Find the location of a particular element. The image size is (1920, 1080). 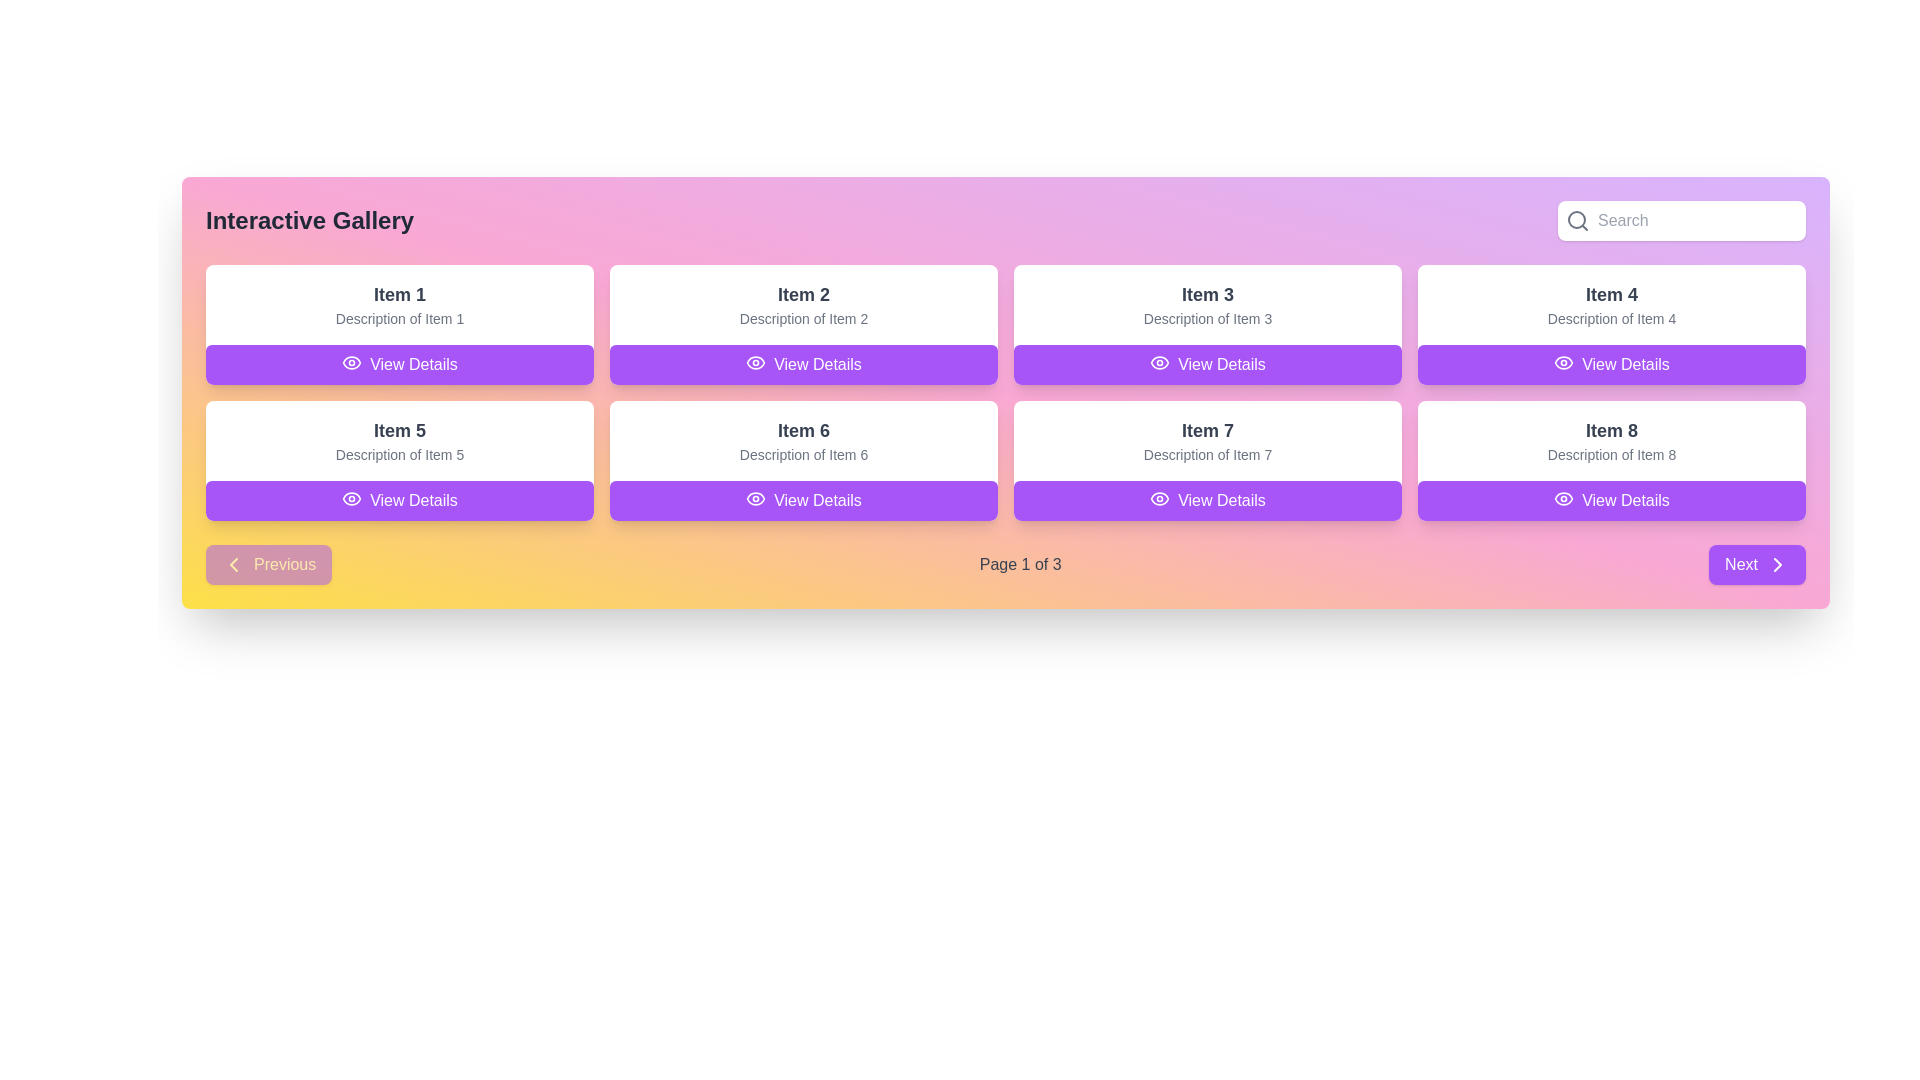

the 'View Details' button that contains an eye-shaped icon with a purple background, located in the top row of the grid layout, second item from the left is located at coordinates (755, 362).